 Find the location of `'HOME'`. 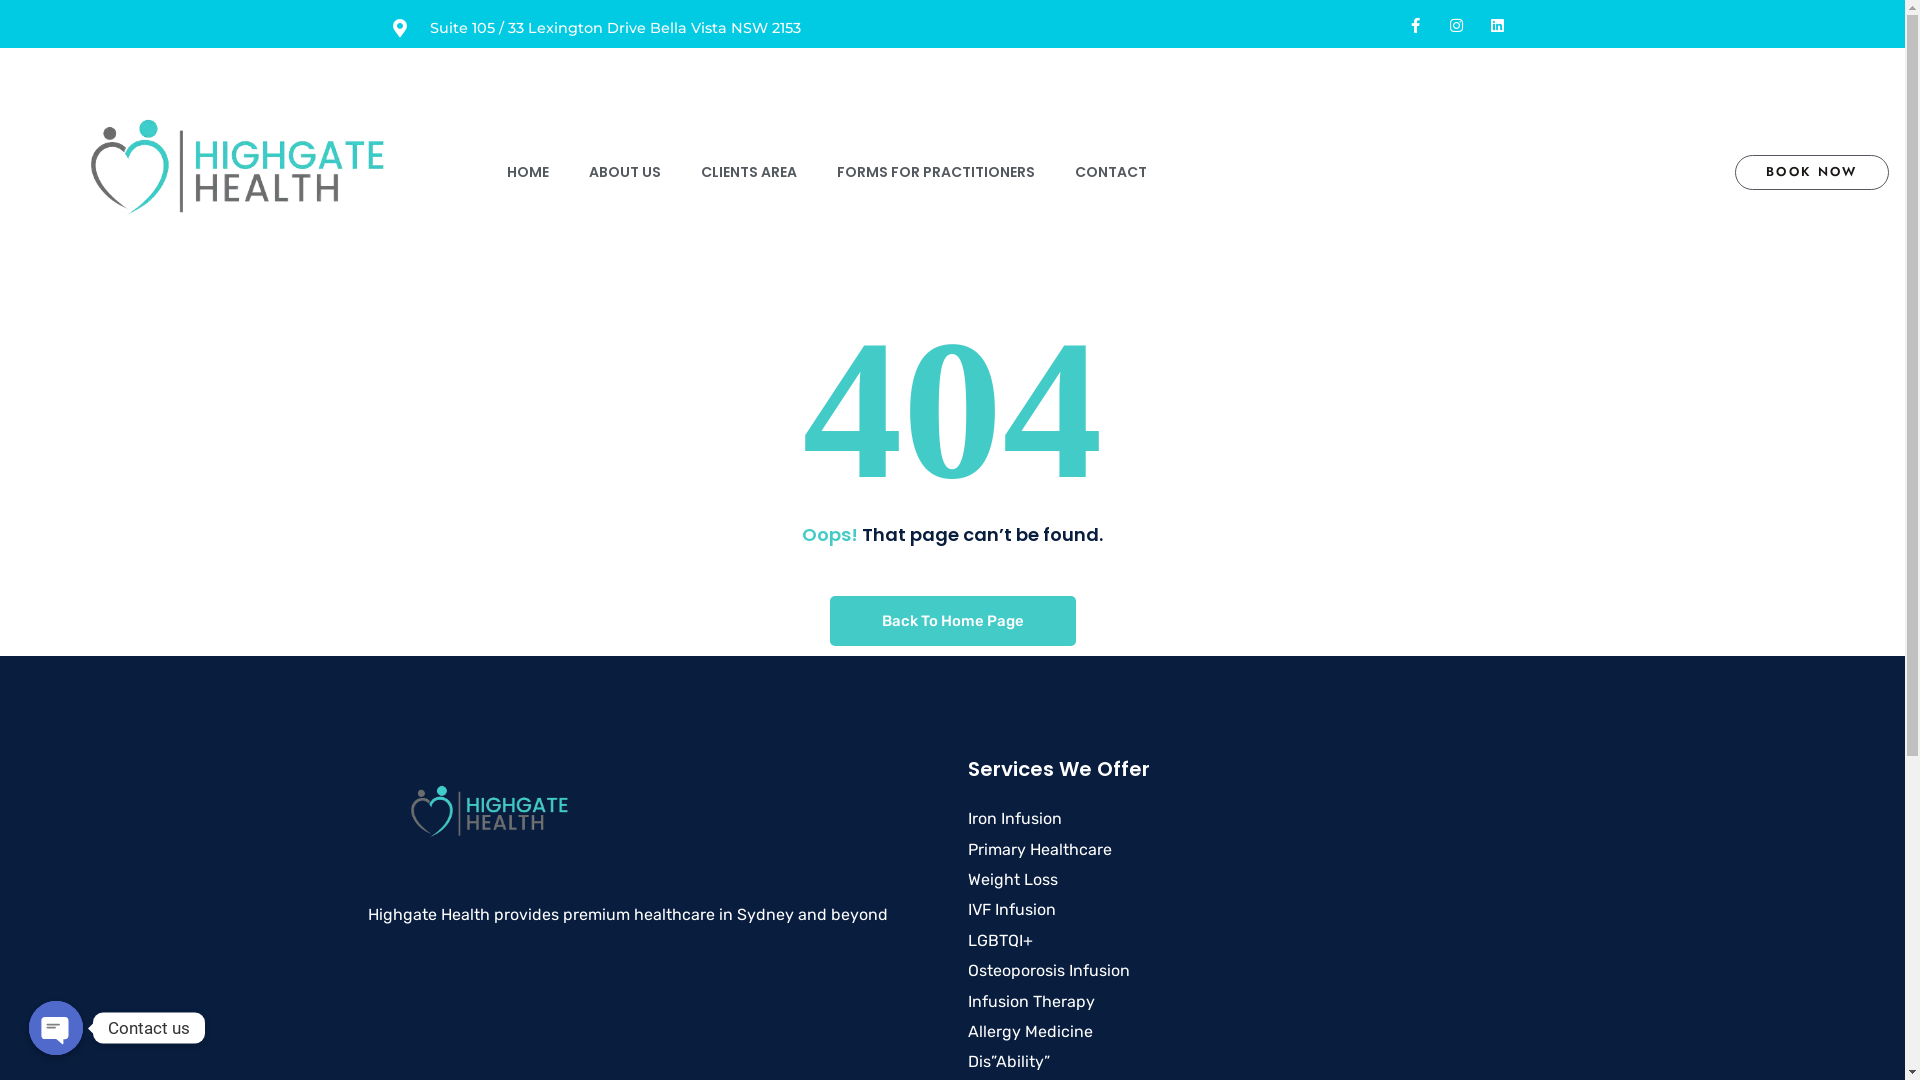

'HOME' is located at coordinates (528, 171).